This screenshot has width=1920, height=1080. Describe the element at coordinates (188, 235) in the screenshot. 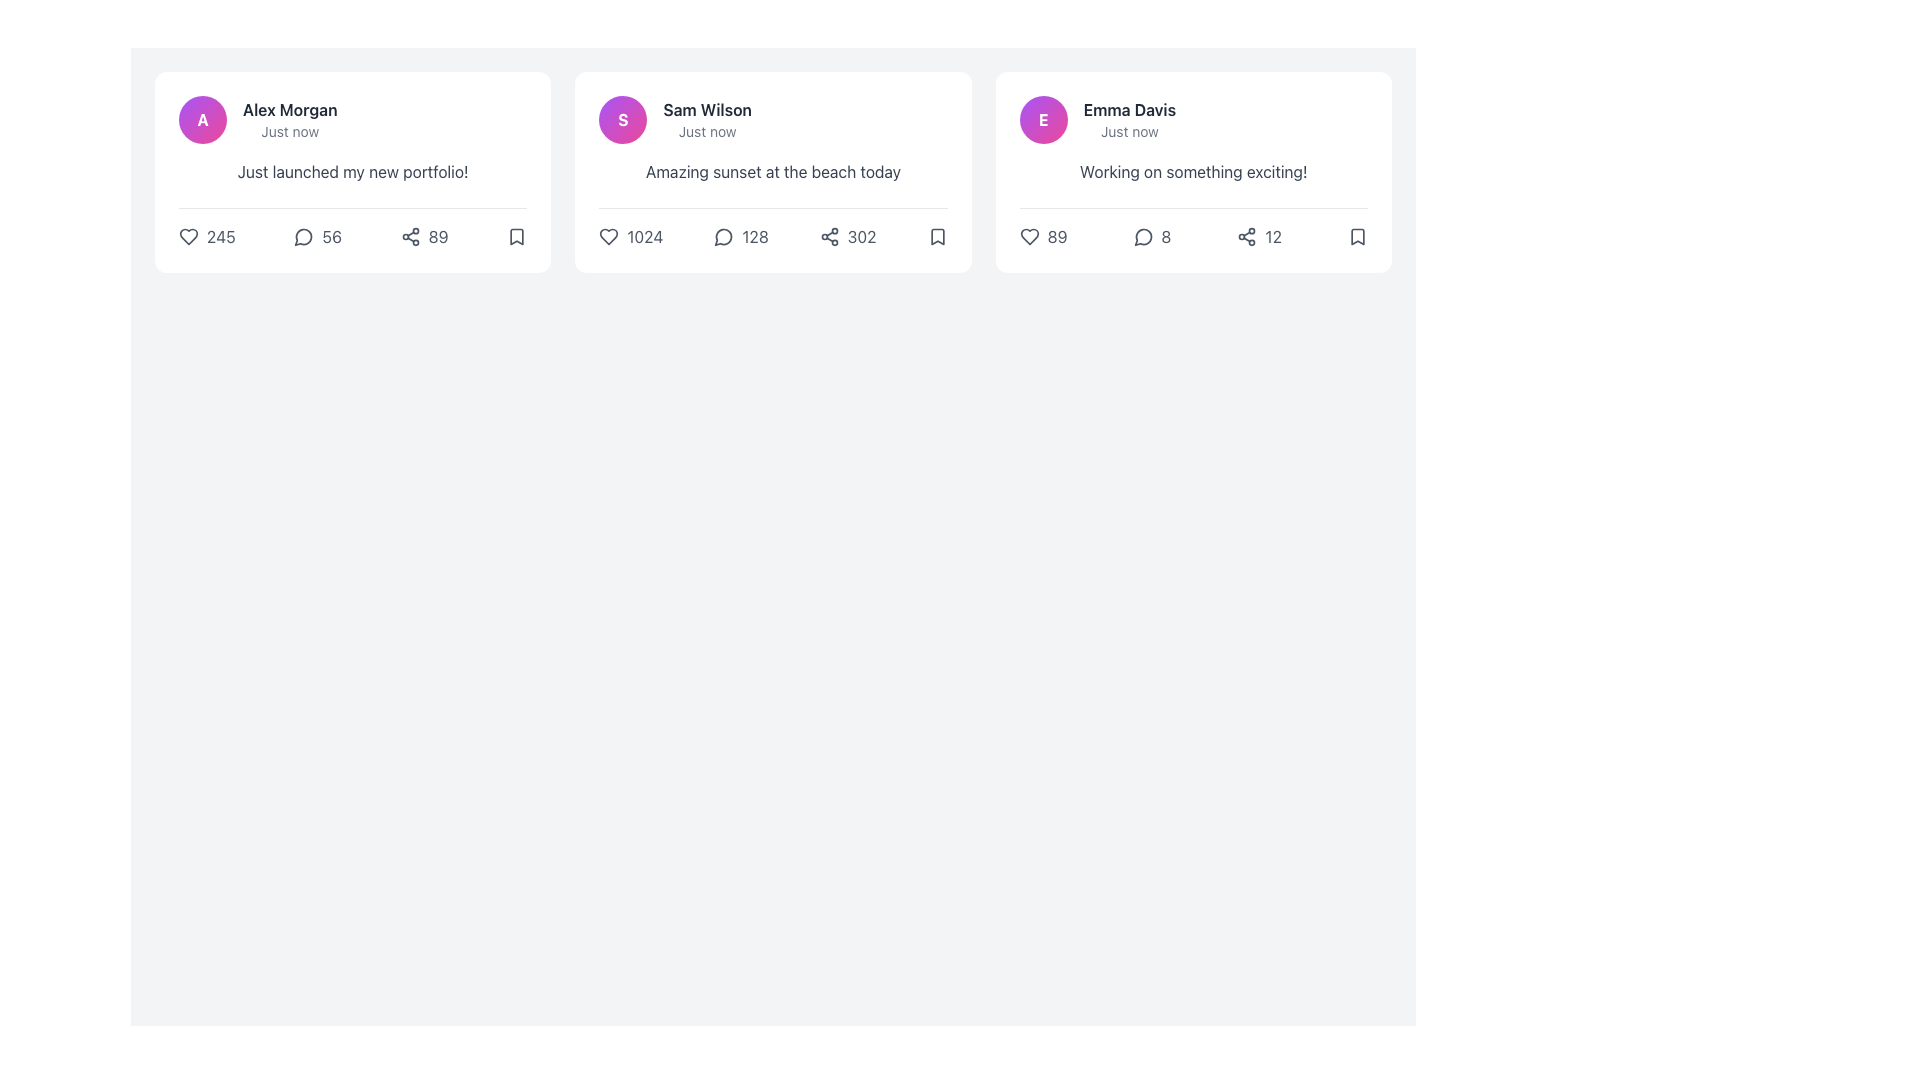

I see `the Heart icon located below the main content of the first post to like the post` at that location.